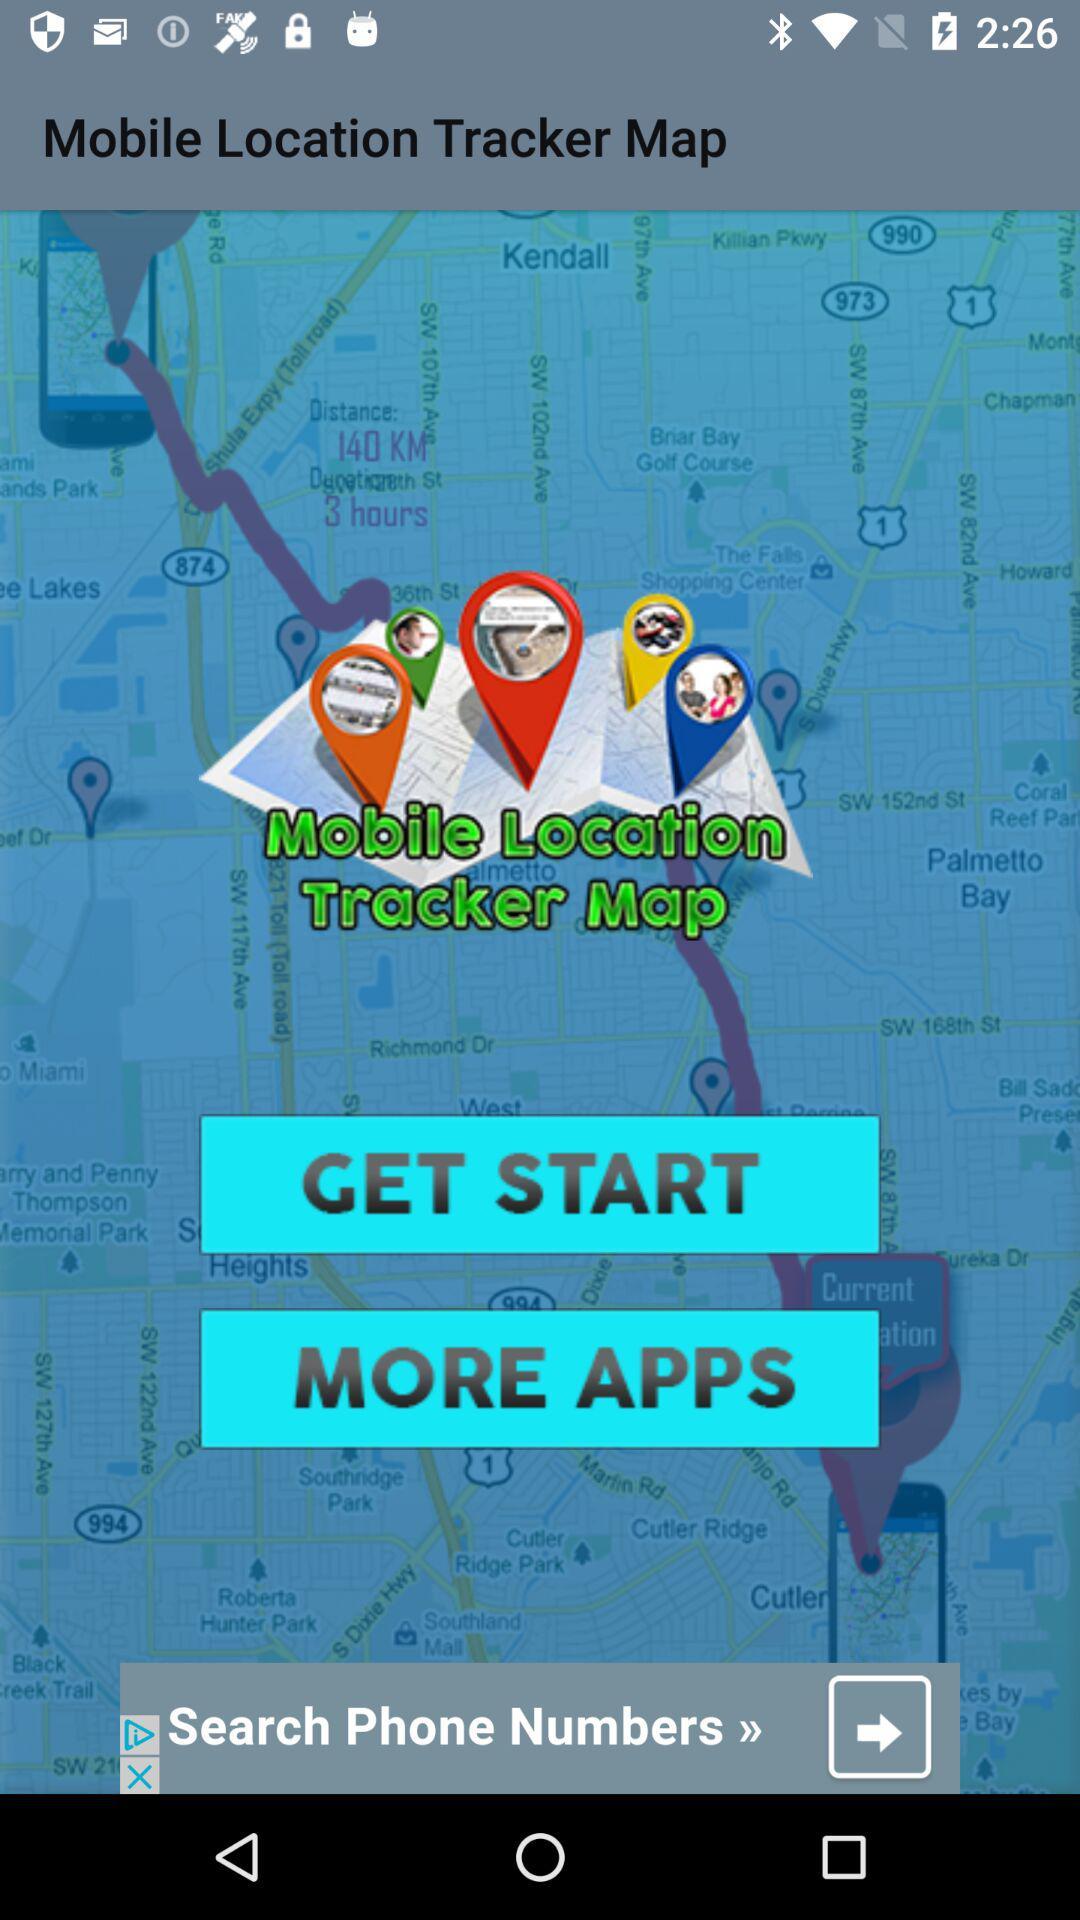  Describe the element at coordinates (540, 1377) in the screenshot. I see `advatisment` at that location.